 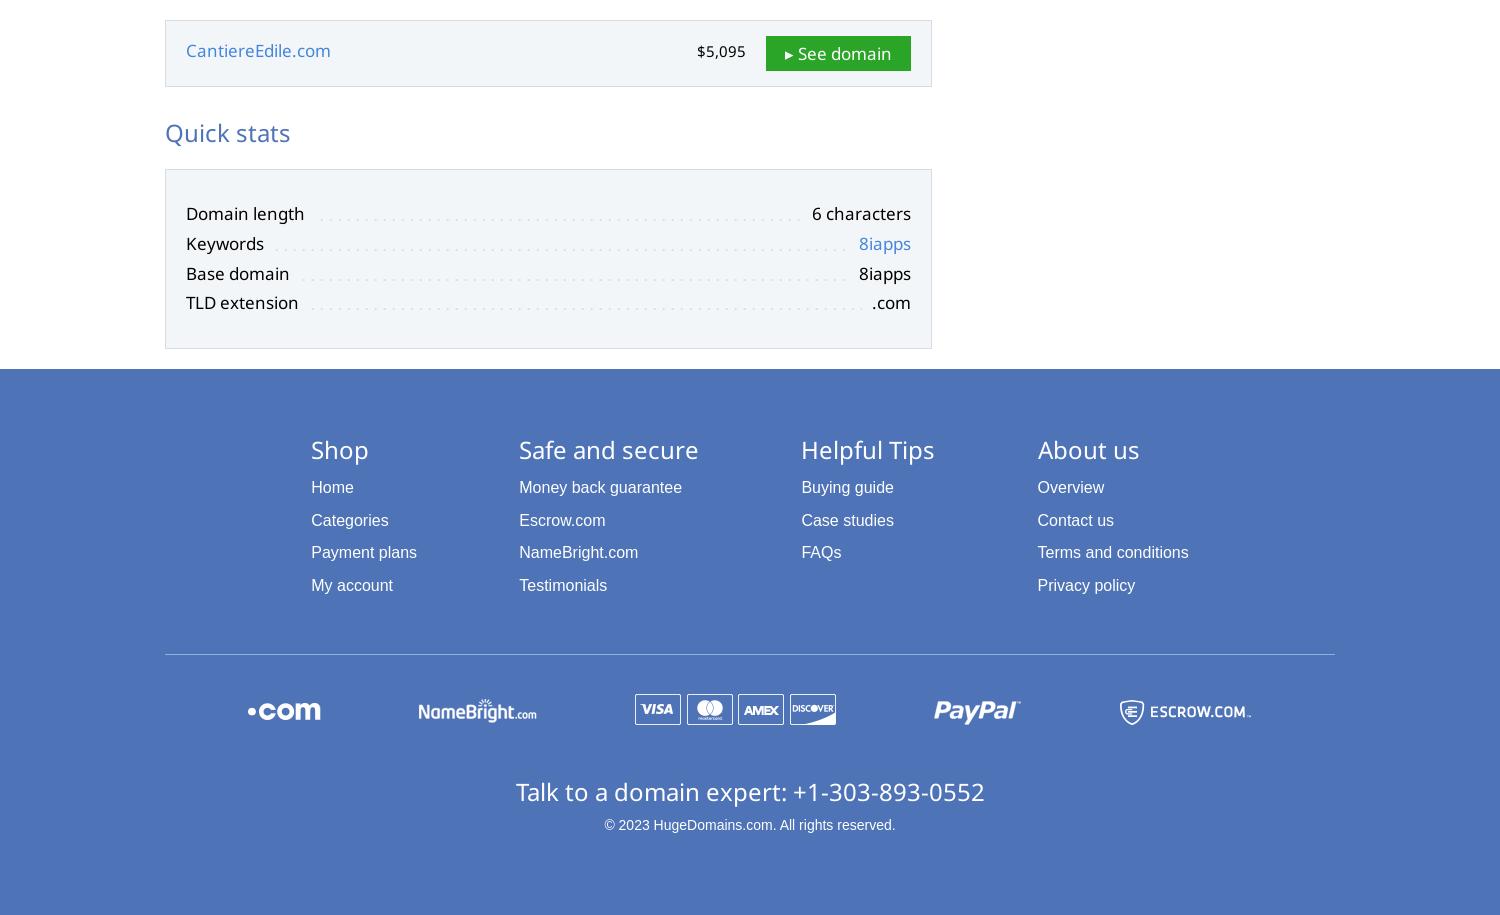 What do you see at coordinates (339, 448) in the screenshot?
I see `'Shop'` at bounding box center [339, 448].